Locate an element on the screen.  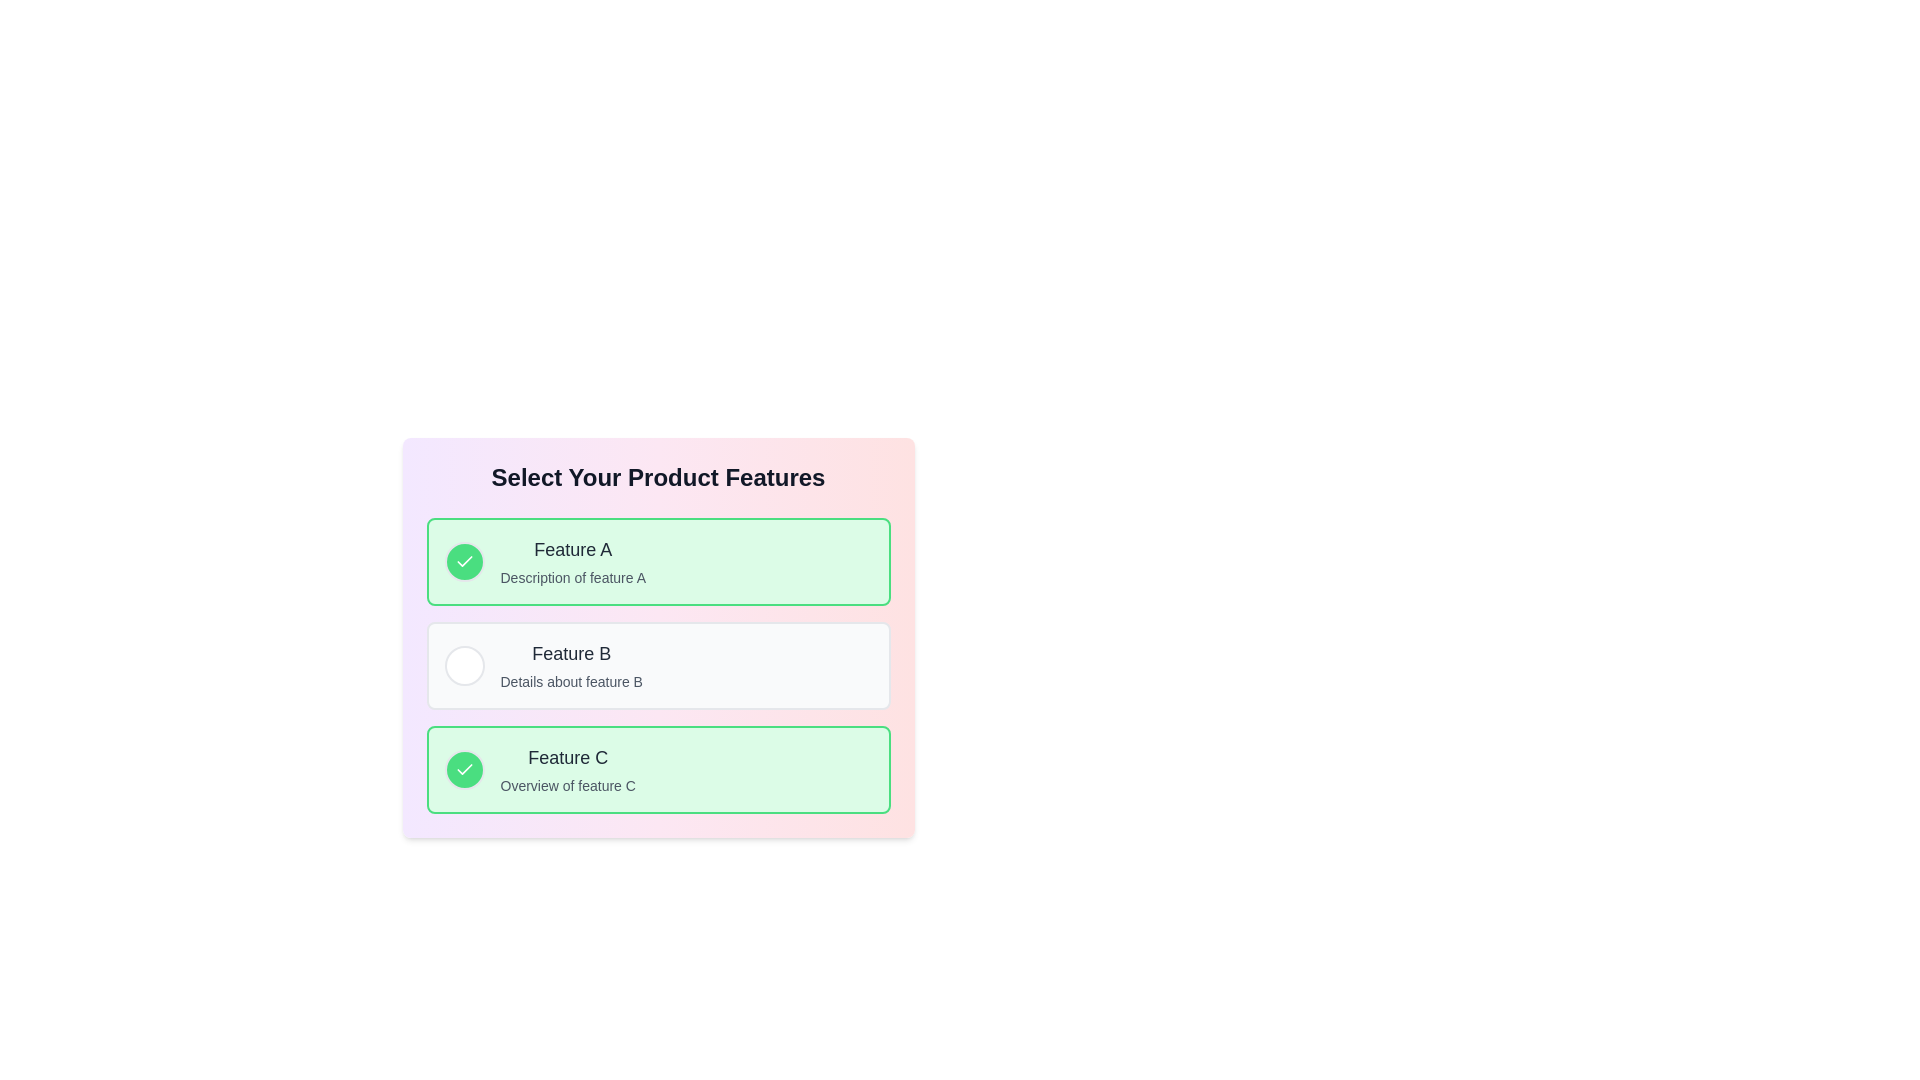
text block titled 'Feature A' with a description on a light green background, positioned in the first card of the feature options is located at coordinates (572, 562).